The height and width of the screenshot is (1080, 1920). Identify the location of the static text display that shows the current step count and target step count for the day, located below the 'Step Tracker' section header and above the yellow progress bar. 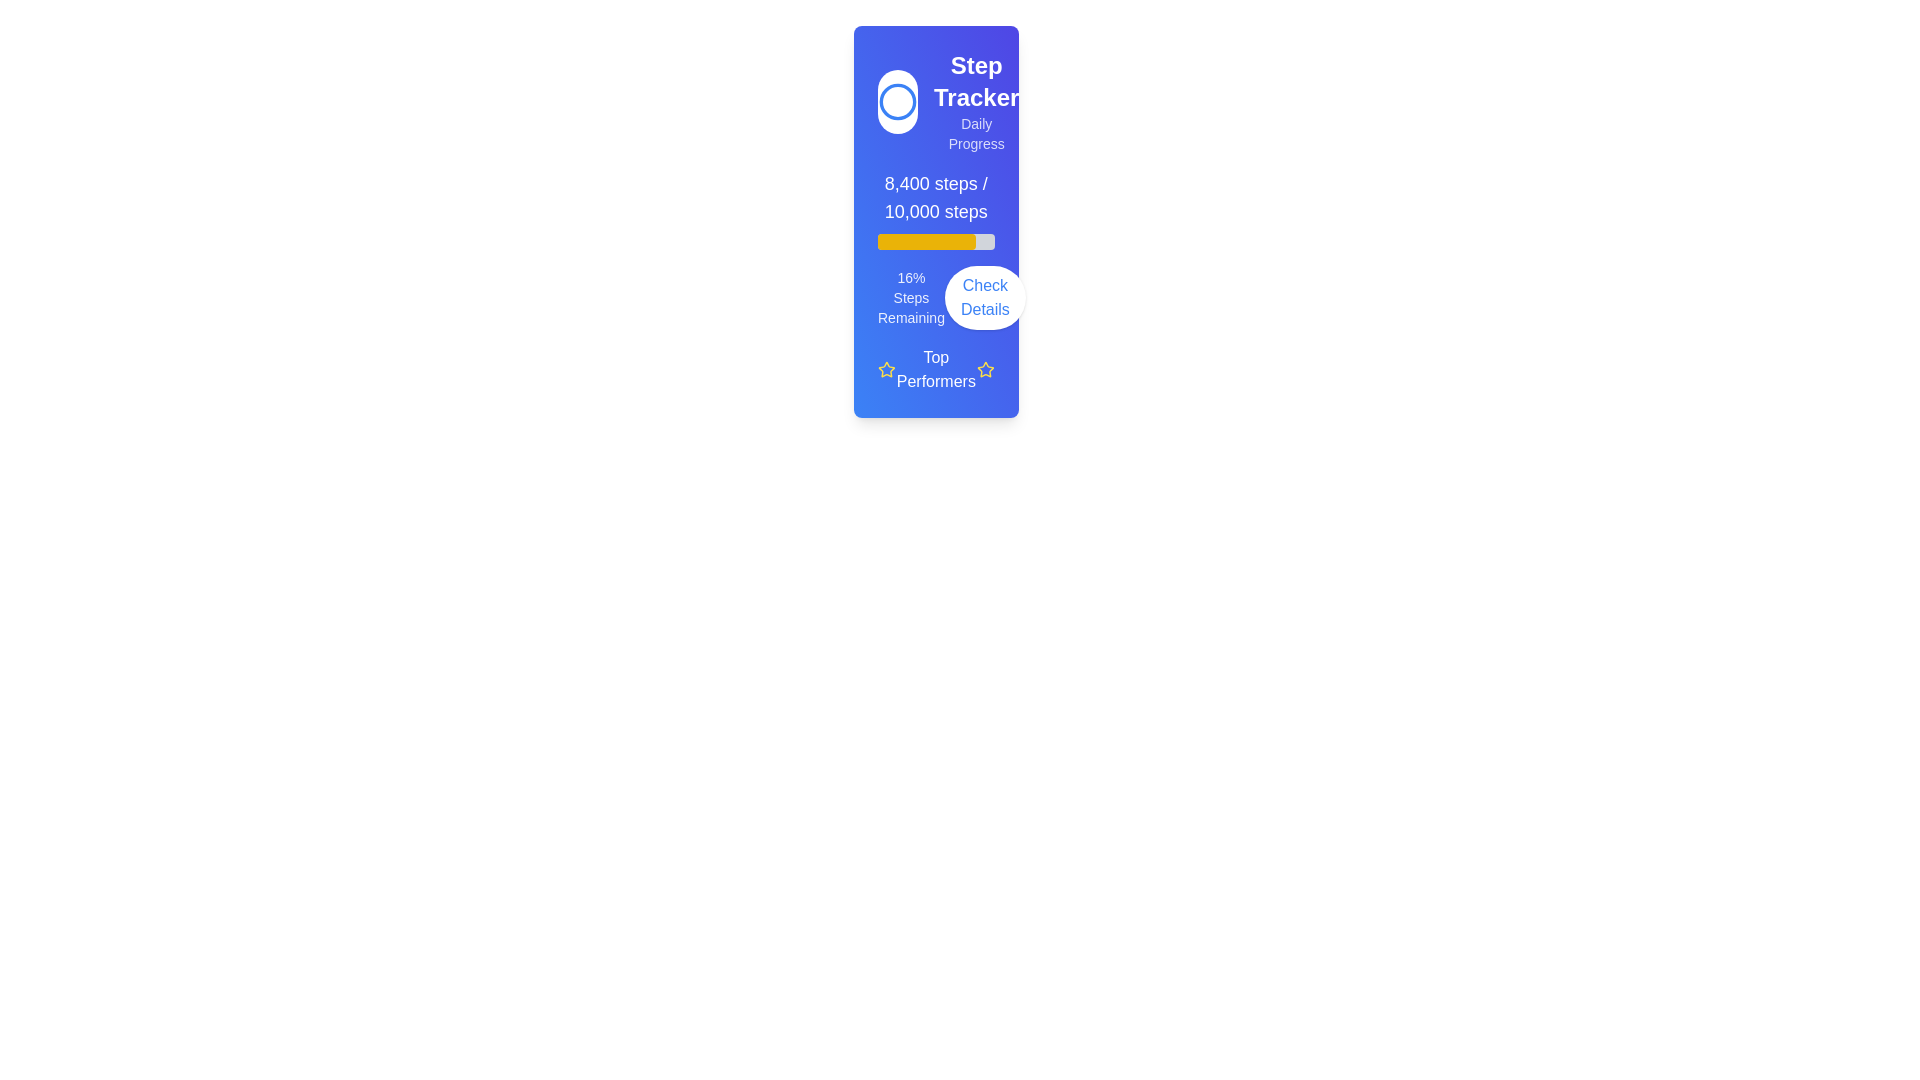
(935, 197).